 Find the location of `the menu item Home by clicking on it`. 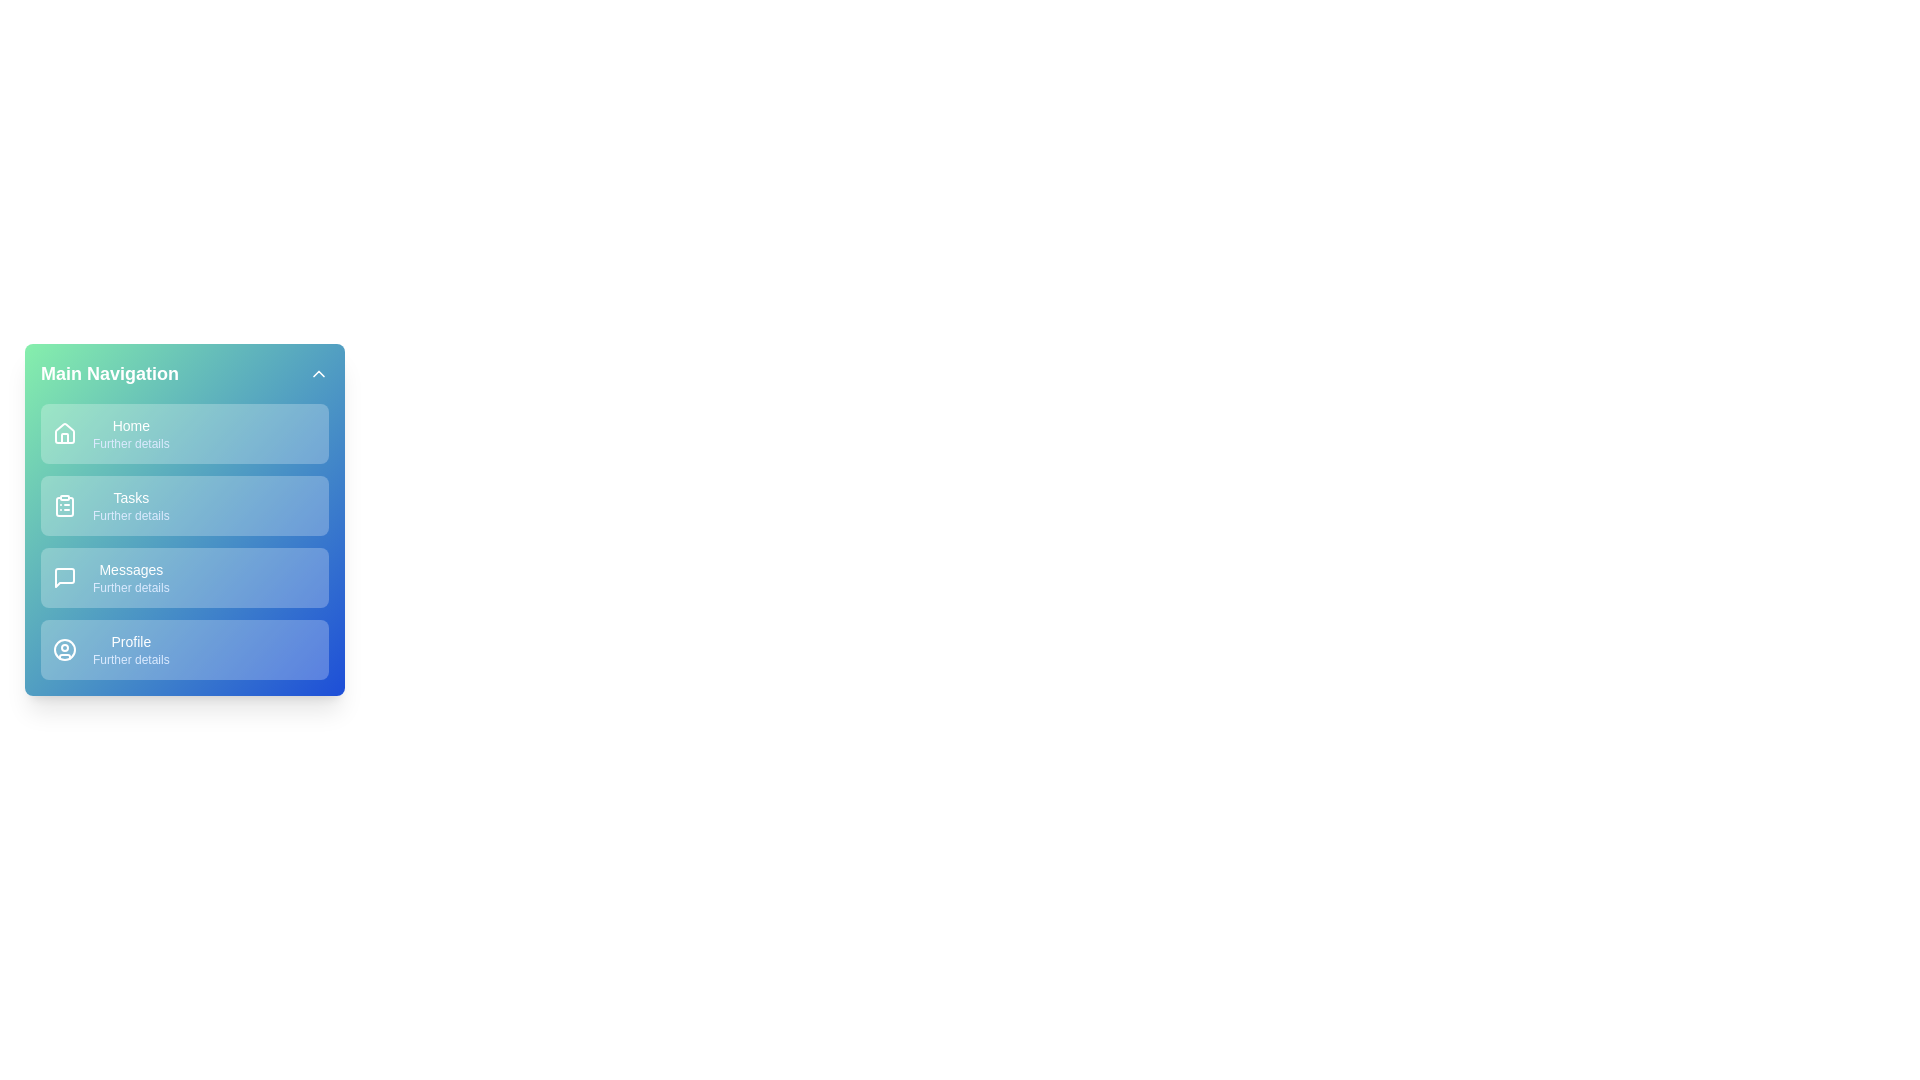

the menu item Home by clicking on it is located at coordinates (185, 433).